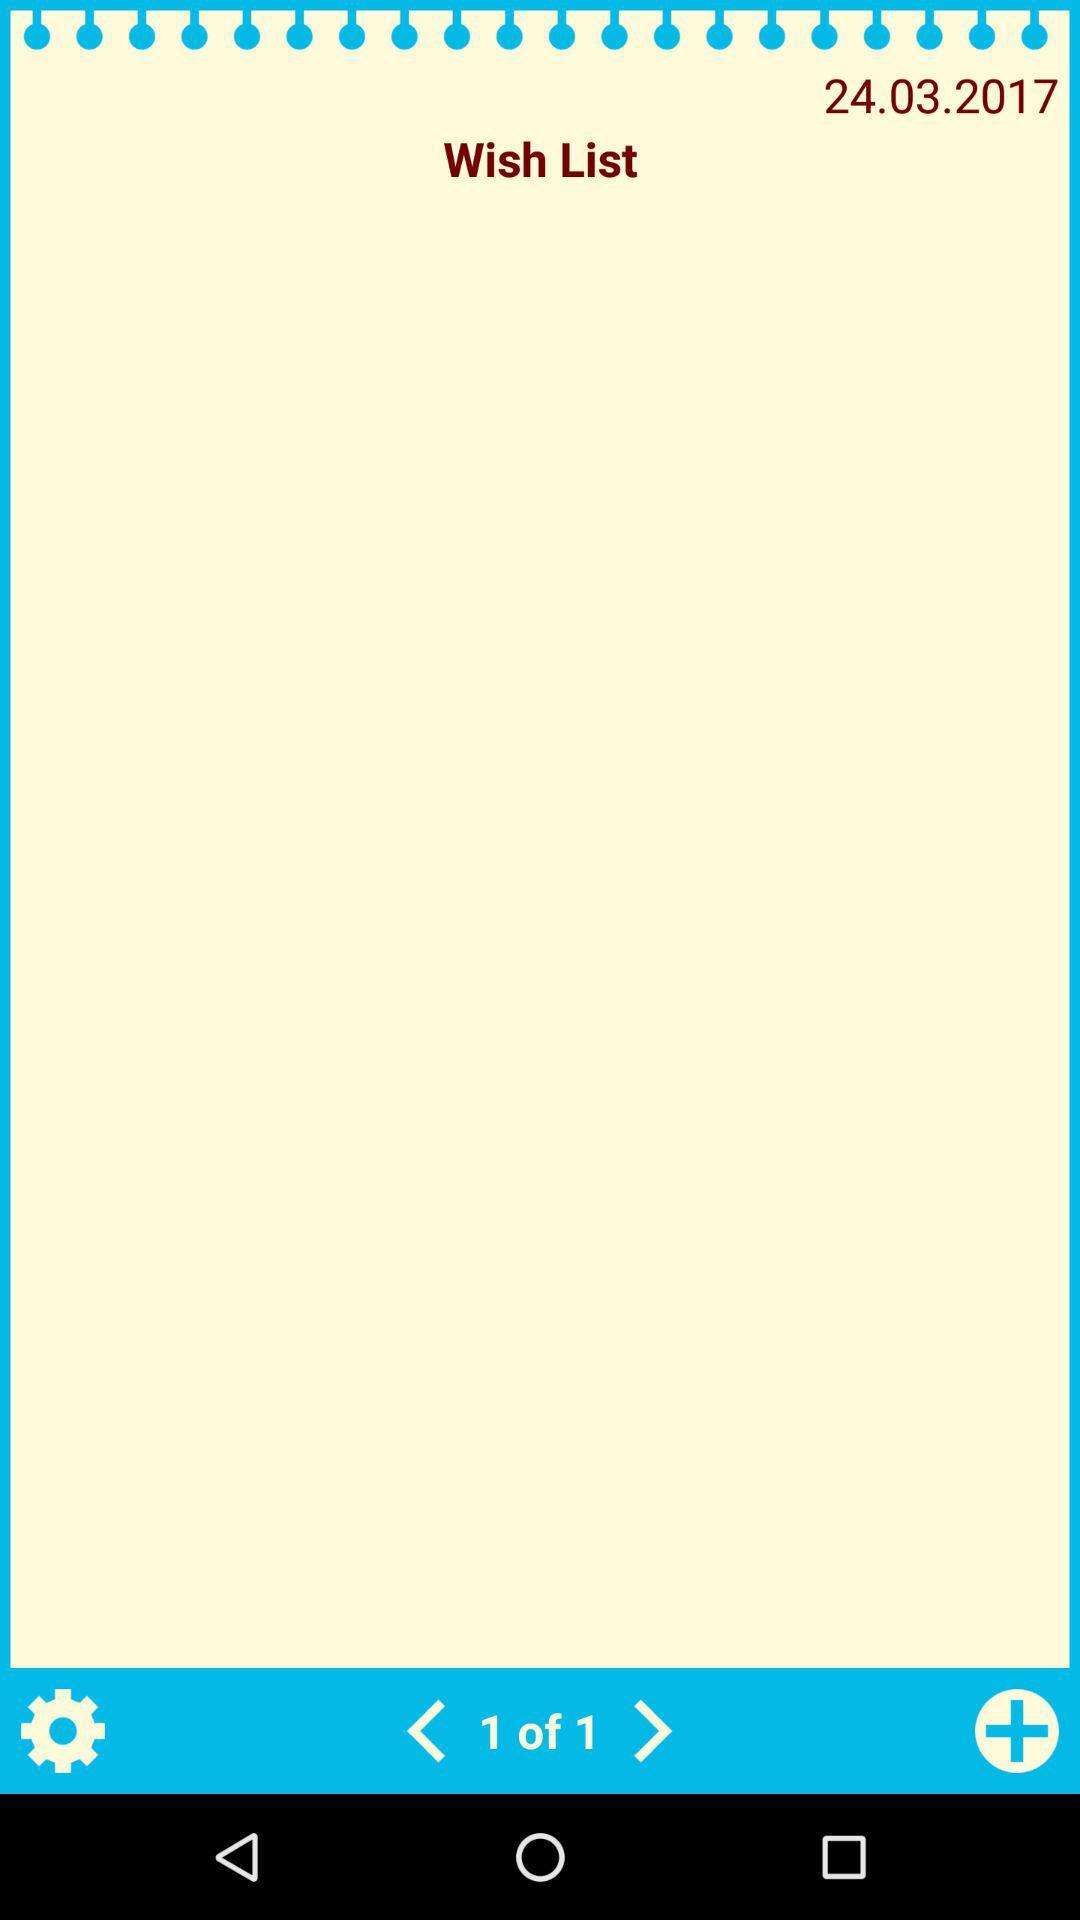 The width and height of the screenshot is (1080, 1920). Describe the element at coordinates (538, 1729) in the screenshot. I see `1 of 1 app` at that location.